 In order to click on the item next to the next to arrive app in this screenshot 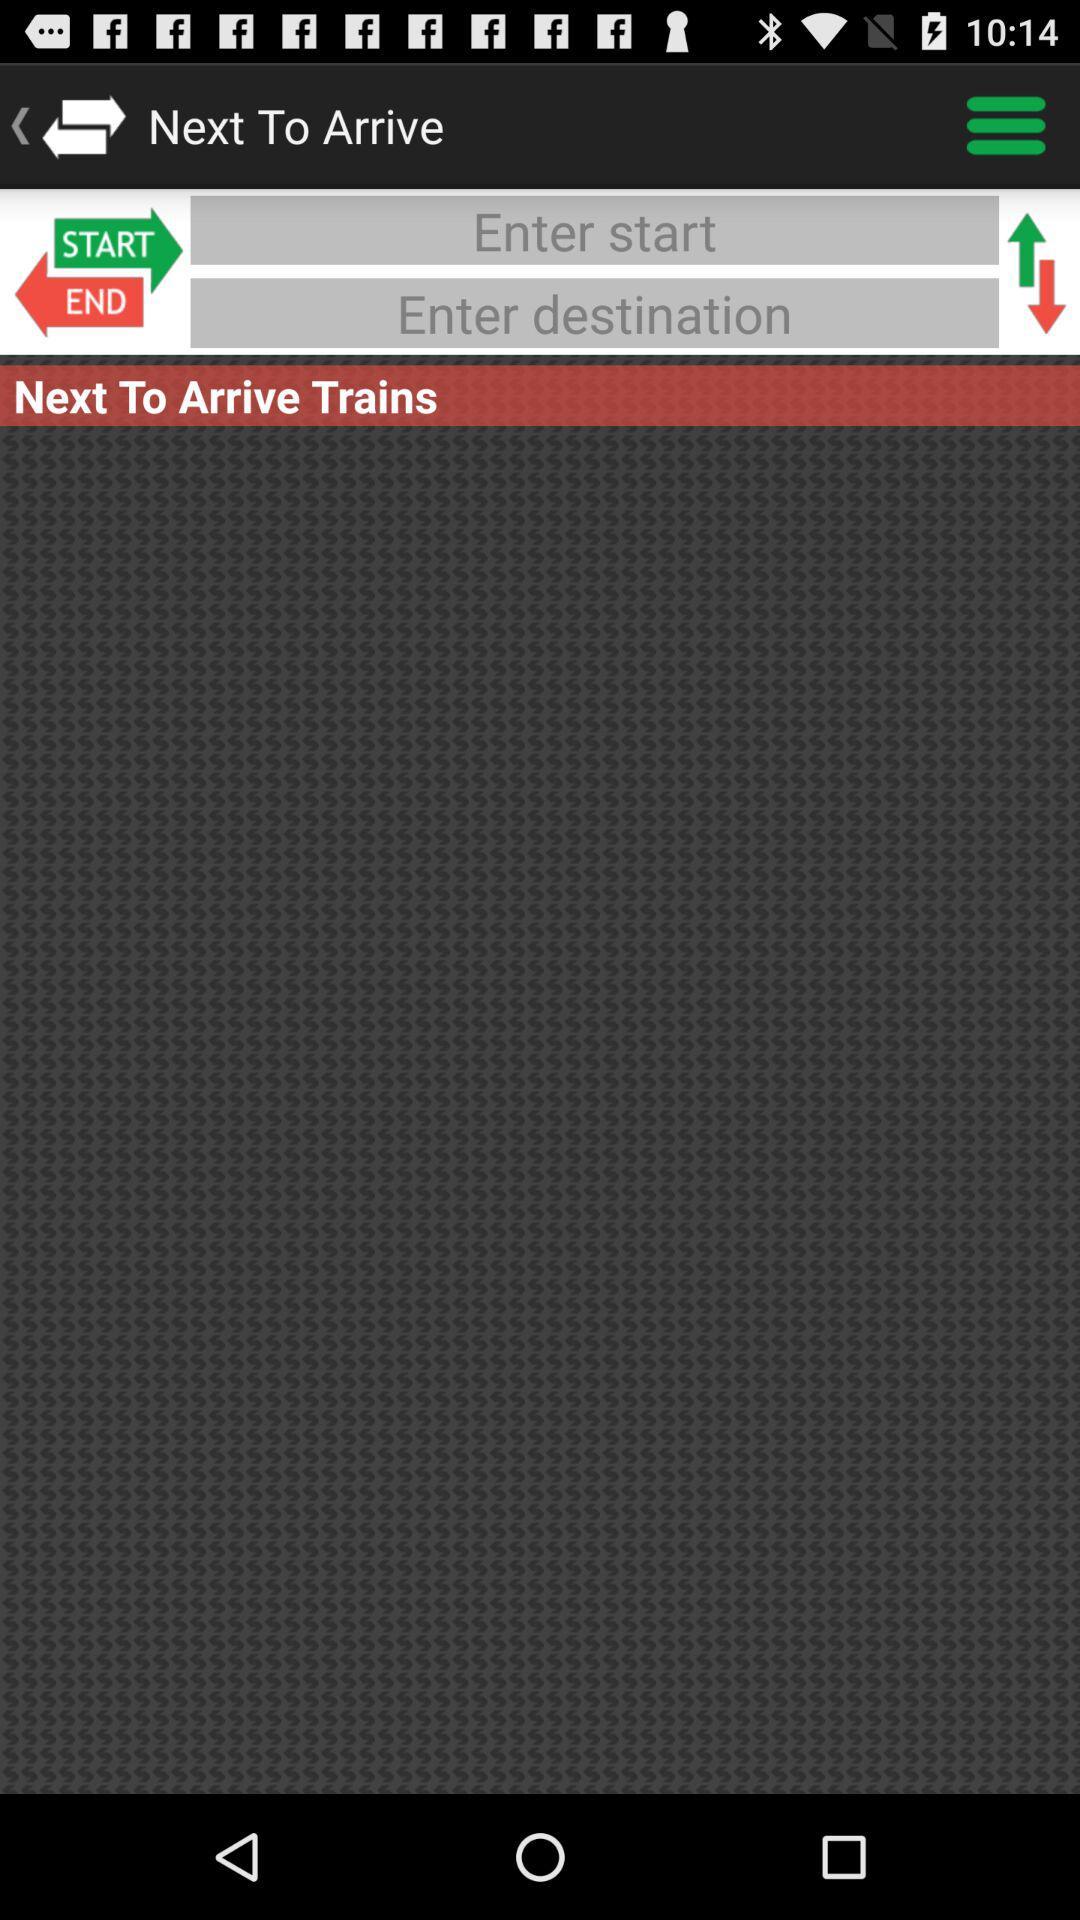, I will do `click(1006, 124)`.